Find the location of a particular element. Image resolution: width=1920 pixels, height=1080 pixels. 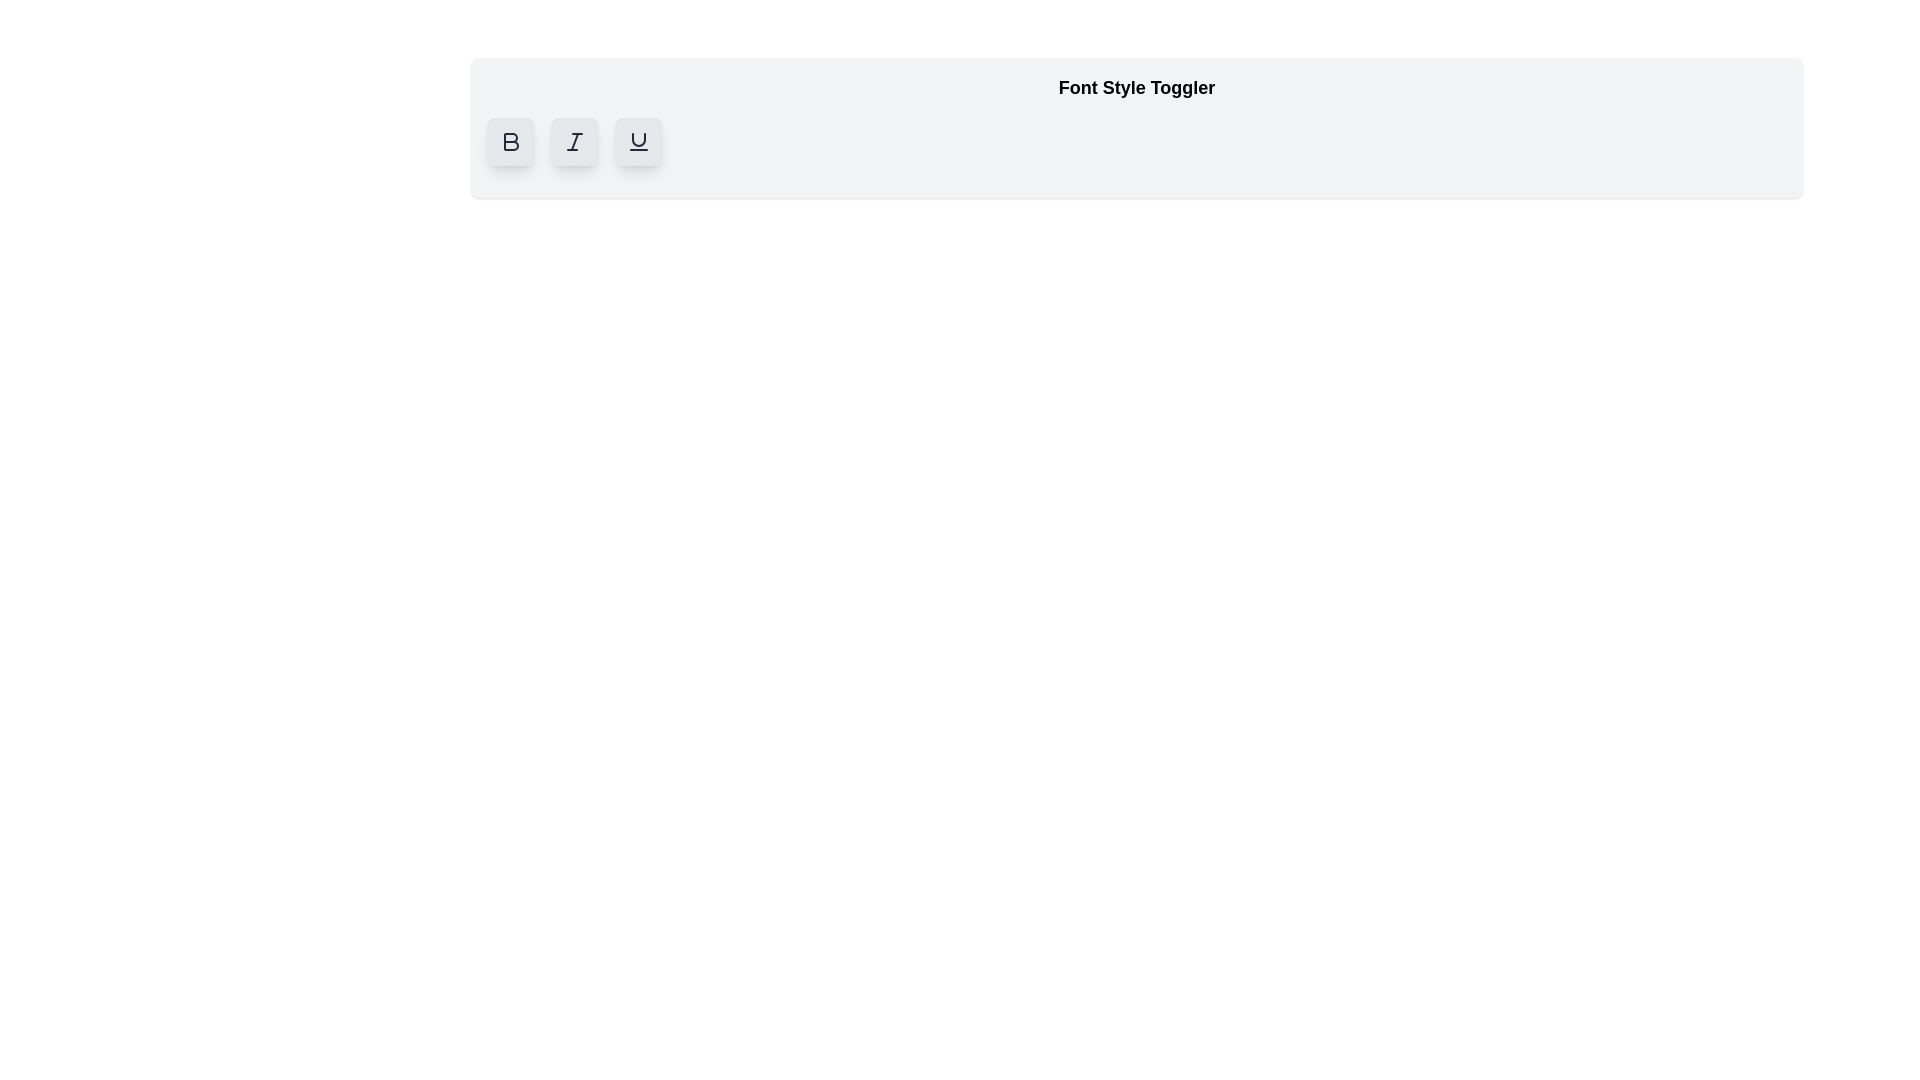

the italic styling button, which is a gray rectangular button with a rounded border and contains an italicized 'I' icon is located at coordinates (574, 141).